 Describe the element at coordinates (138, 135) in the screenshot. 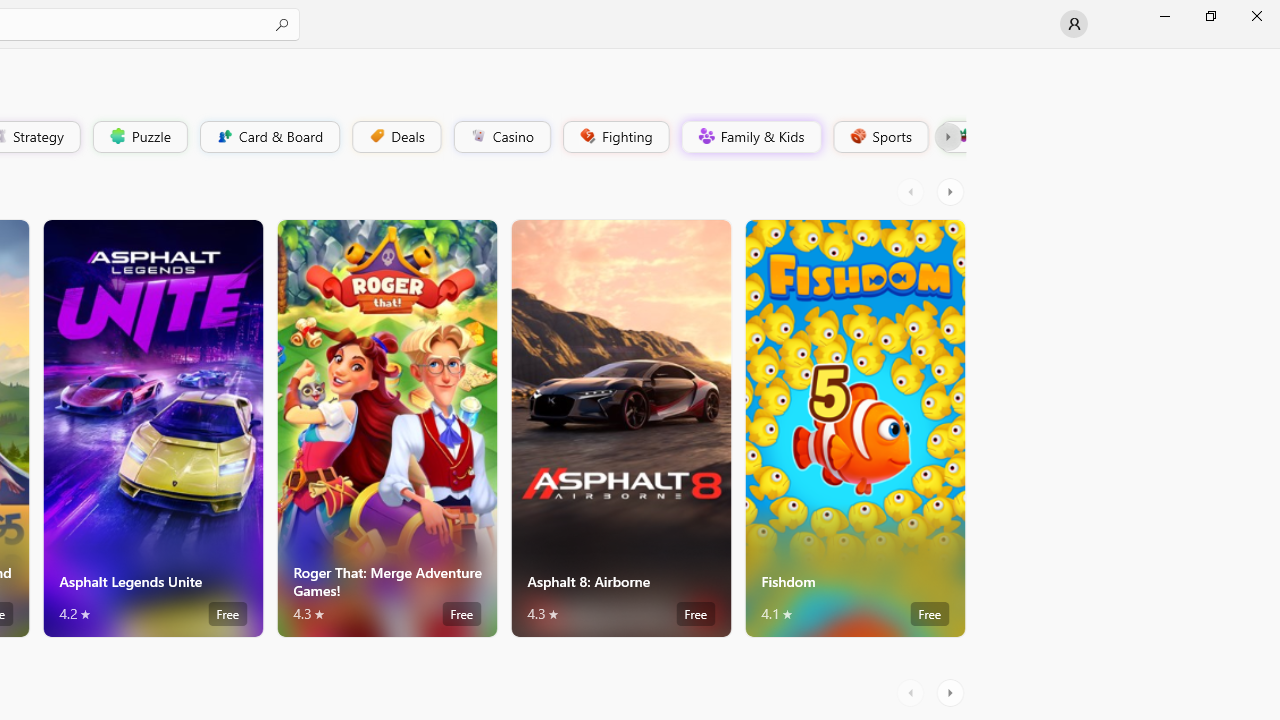

I see `'Puzzle'` at that location.